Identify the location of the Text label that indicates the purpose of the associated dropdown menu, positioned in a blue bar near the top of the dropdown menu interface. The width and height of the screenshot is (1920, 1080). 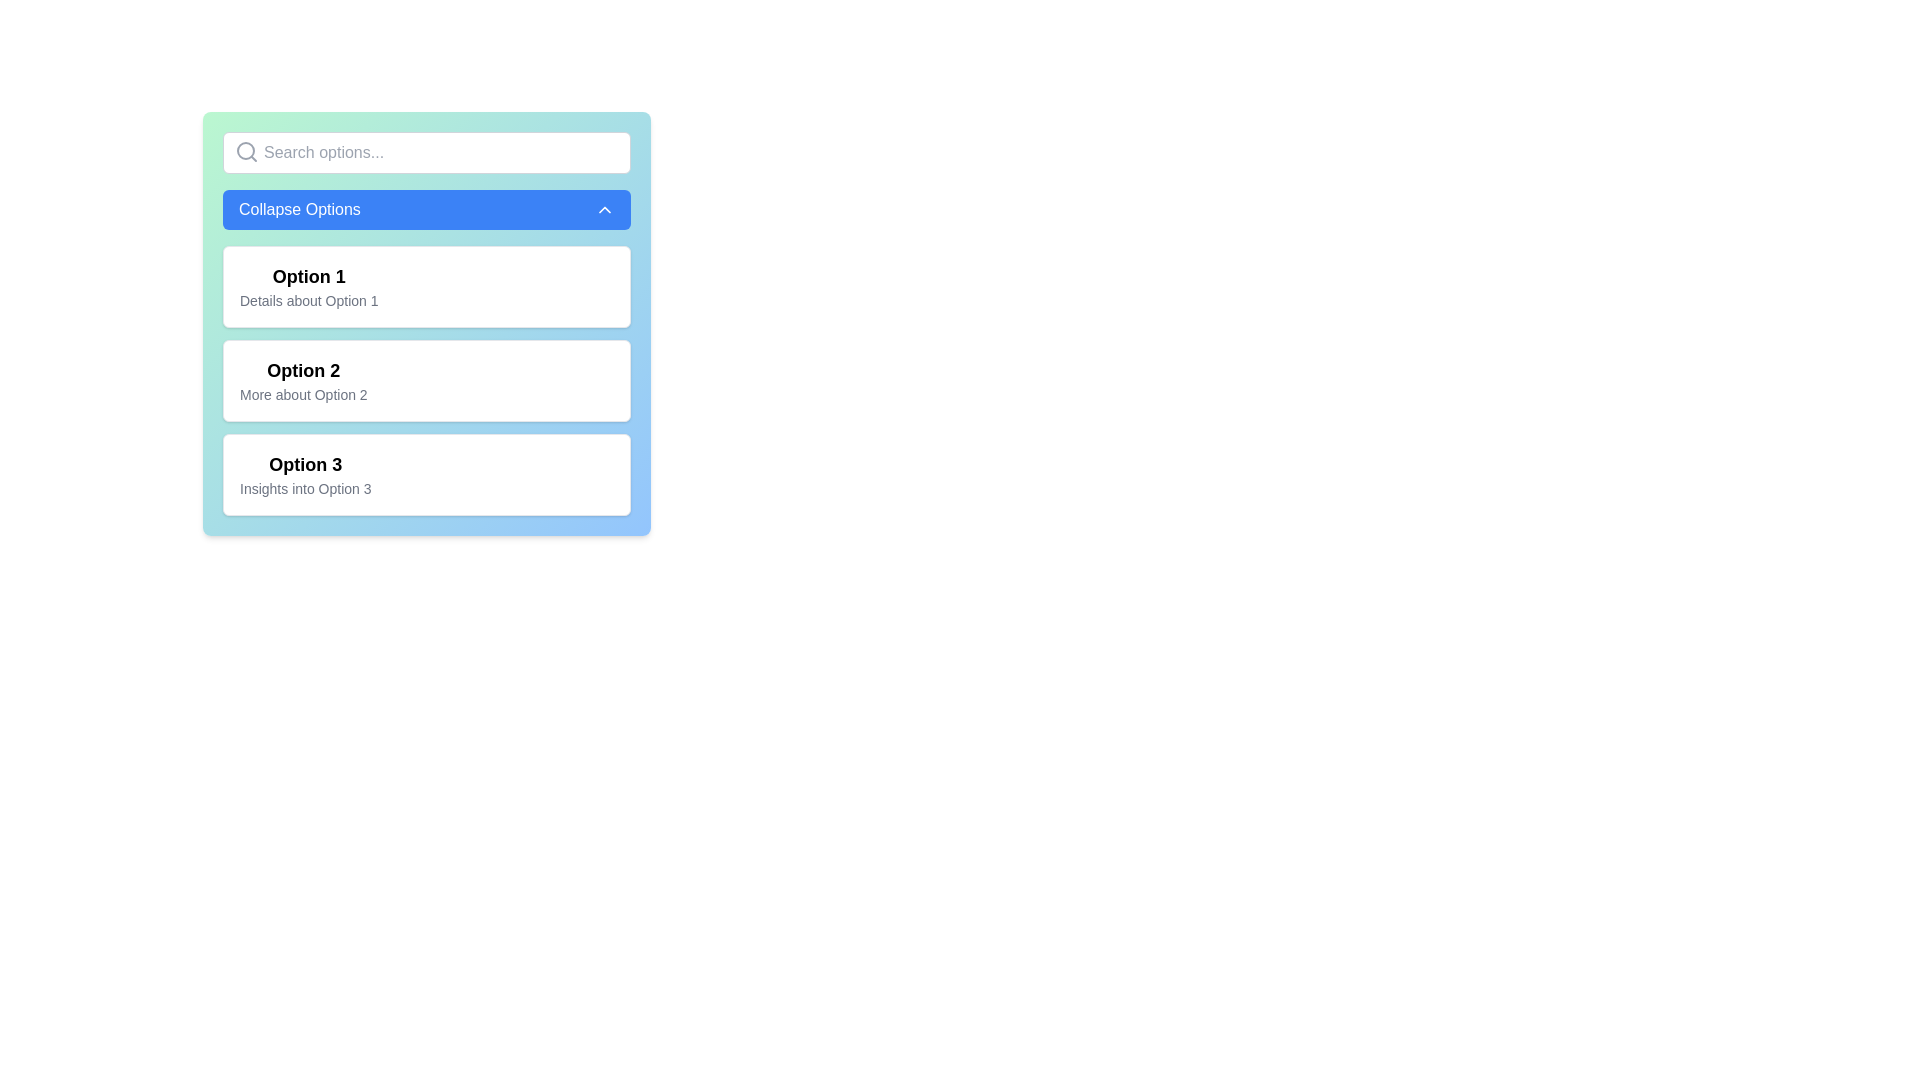
(298, 209).